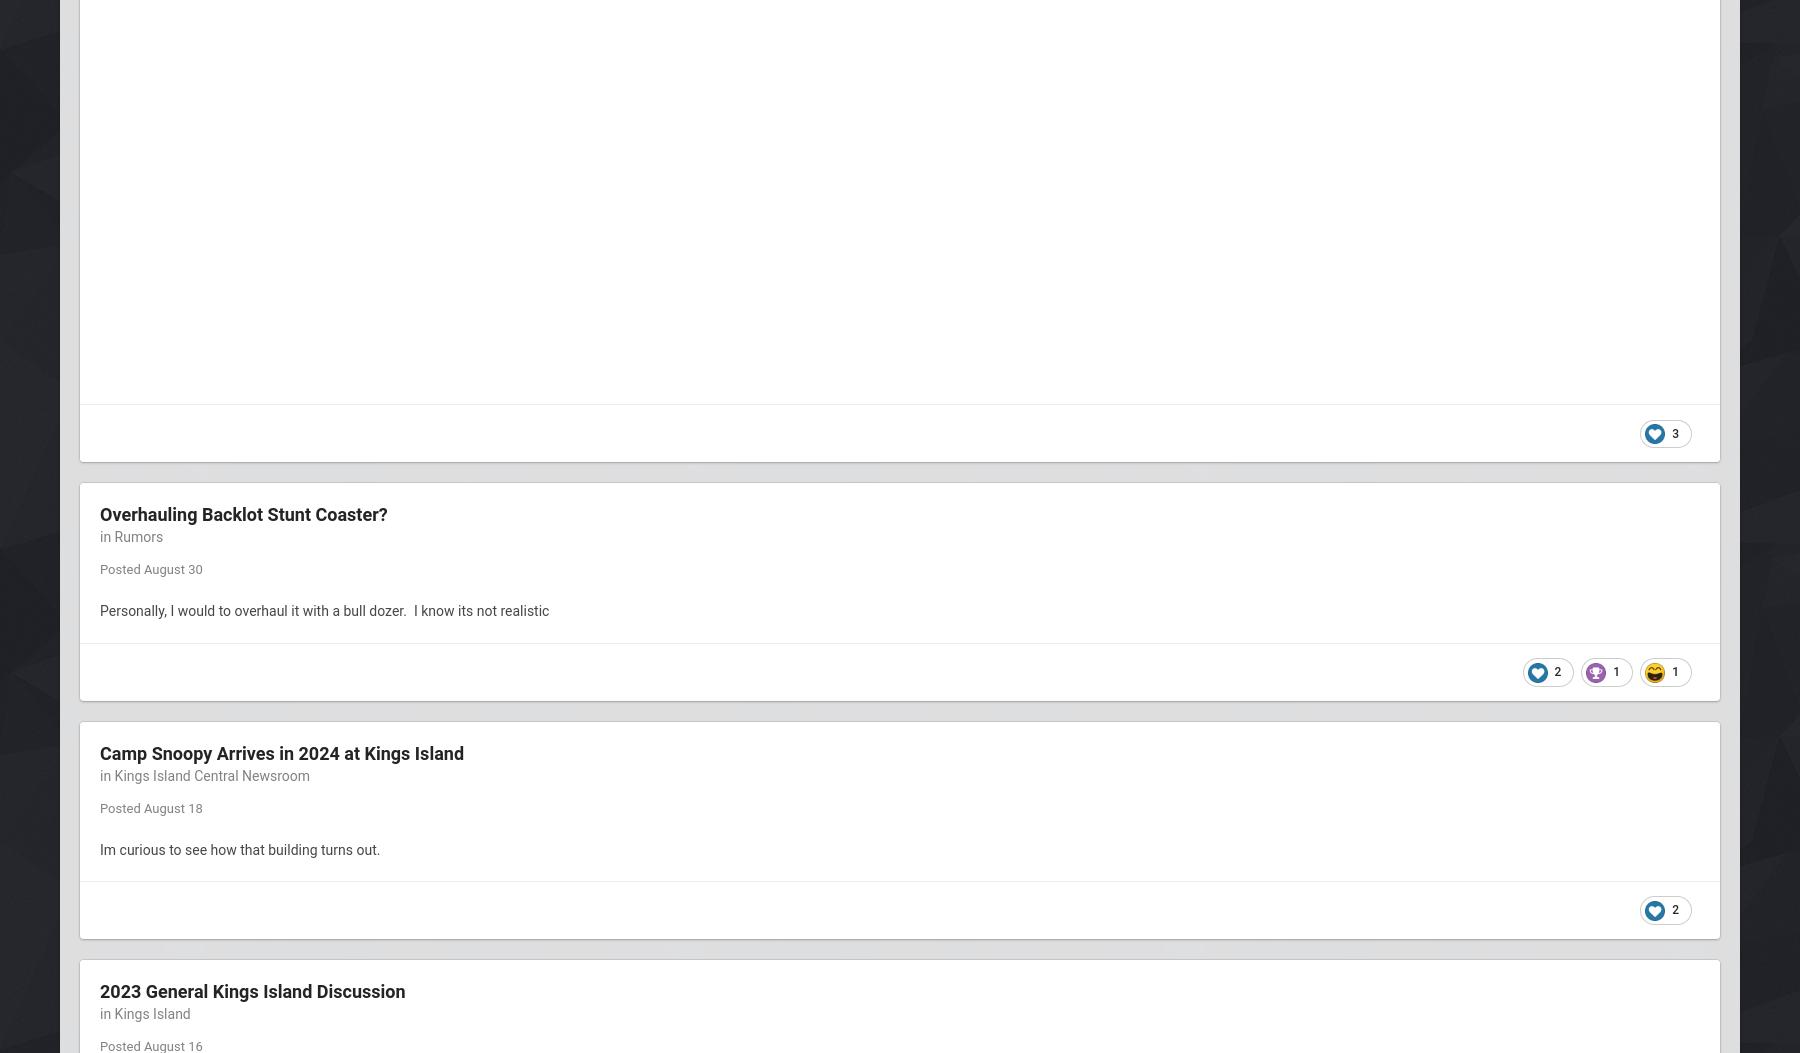 This screenshot has width=1800, height=1053. I want to click on '3', so click(1671, 431).